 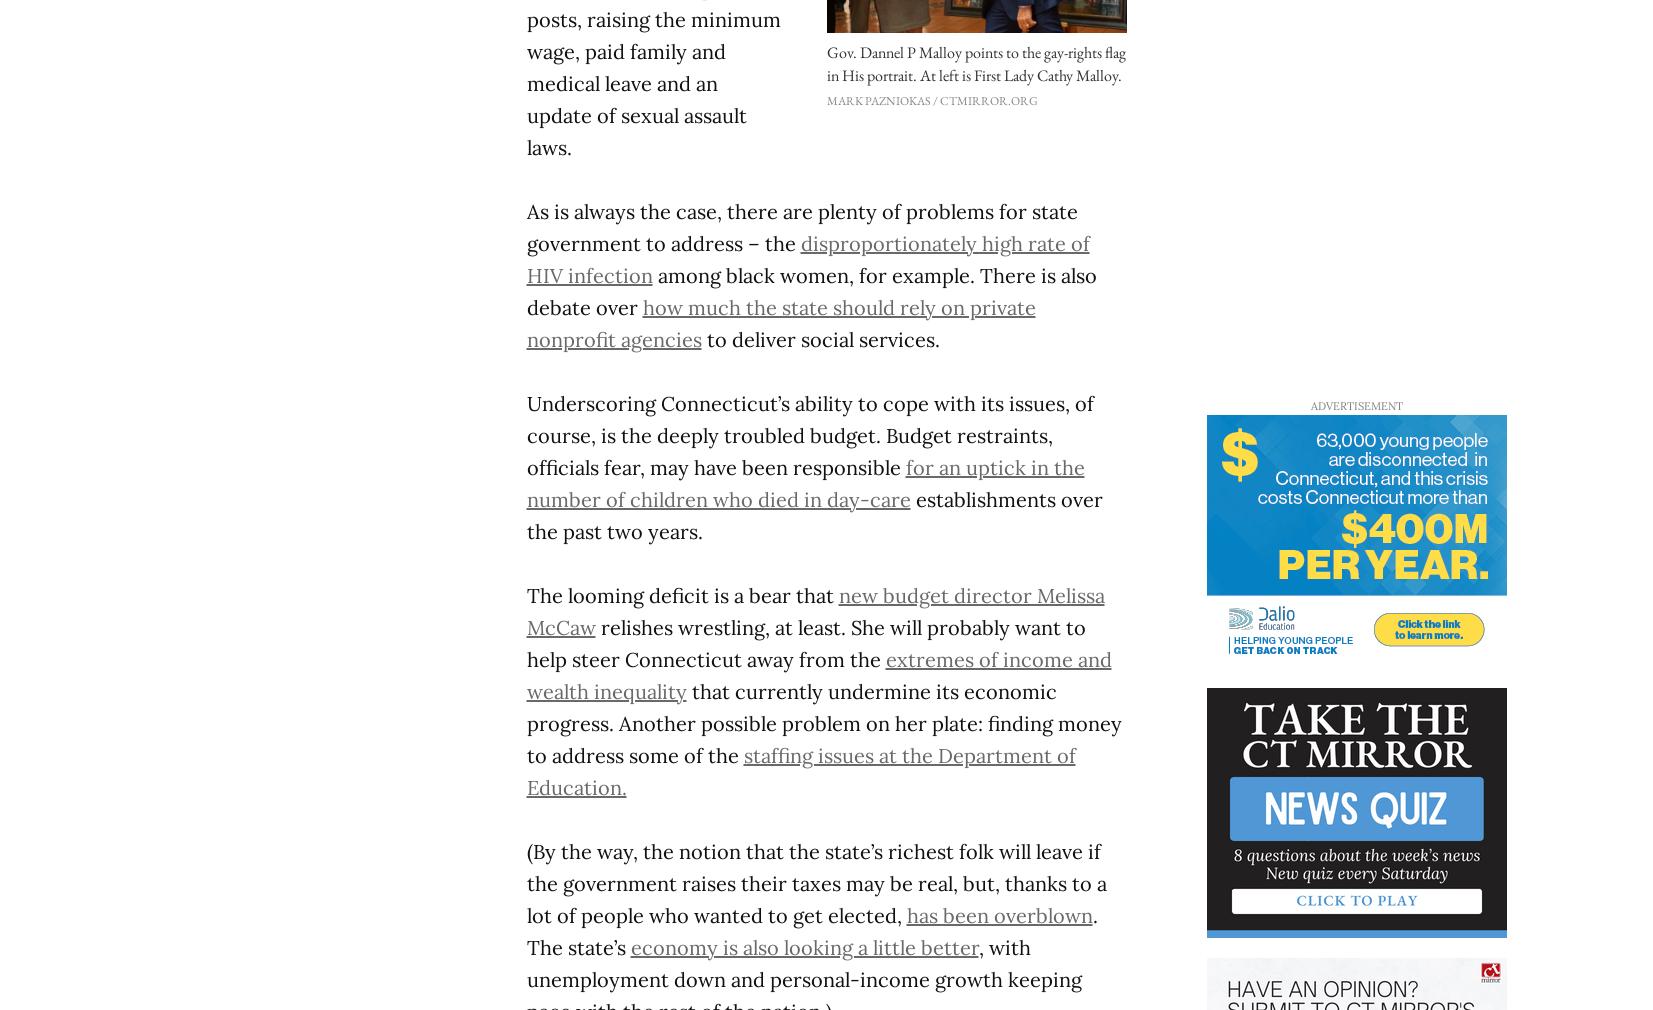 What do you see at coordinates (779, 322) in the screenshot?
I see `'how much the state should rely on private nonprofit agencies'` at bounding box center [779, 322].